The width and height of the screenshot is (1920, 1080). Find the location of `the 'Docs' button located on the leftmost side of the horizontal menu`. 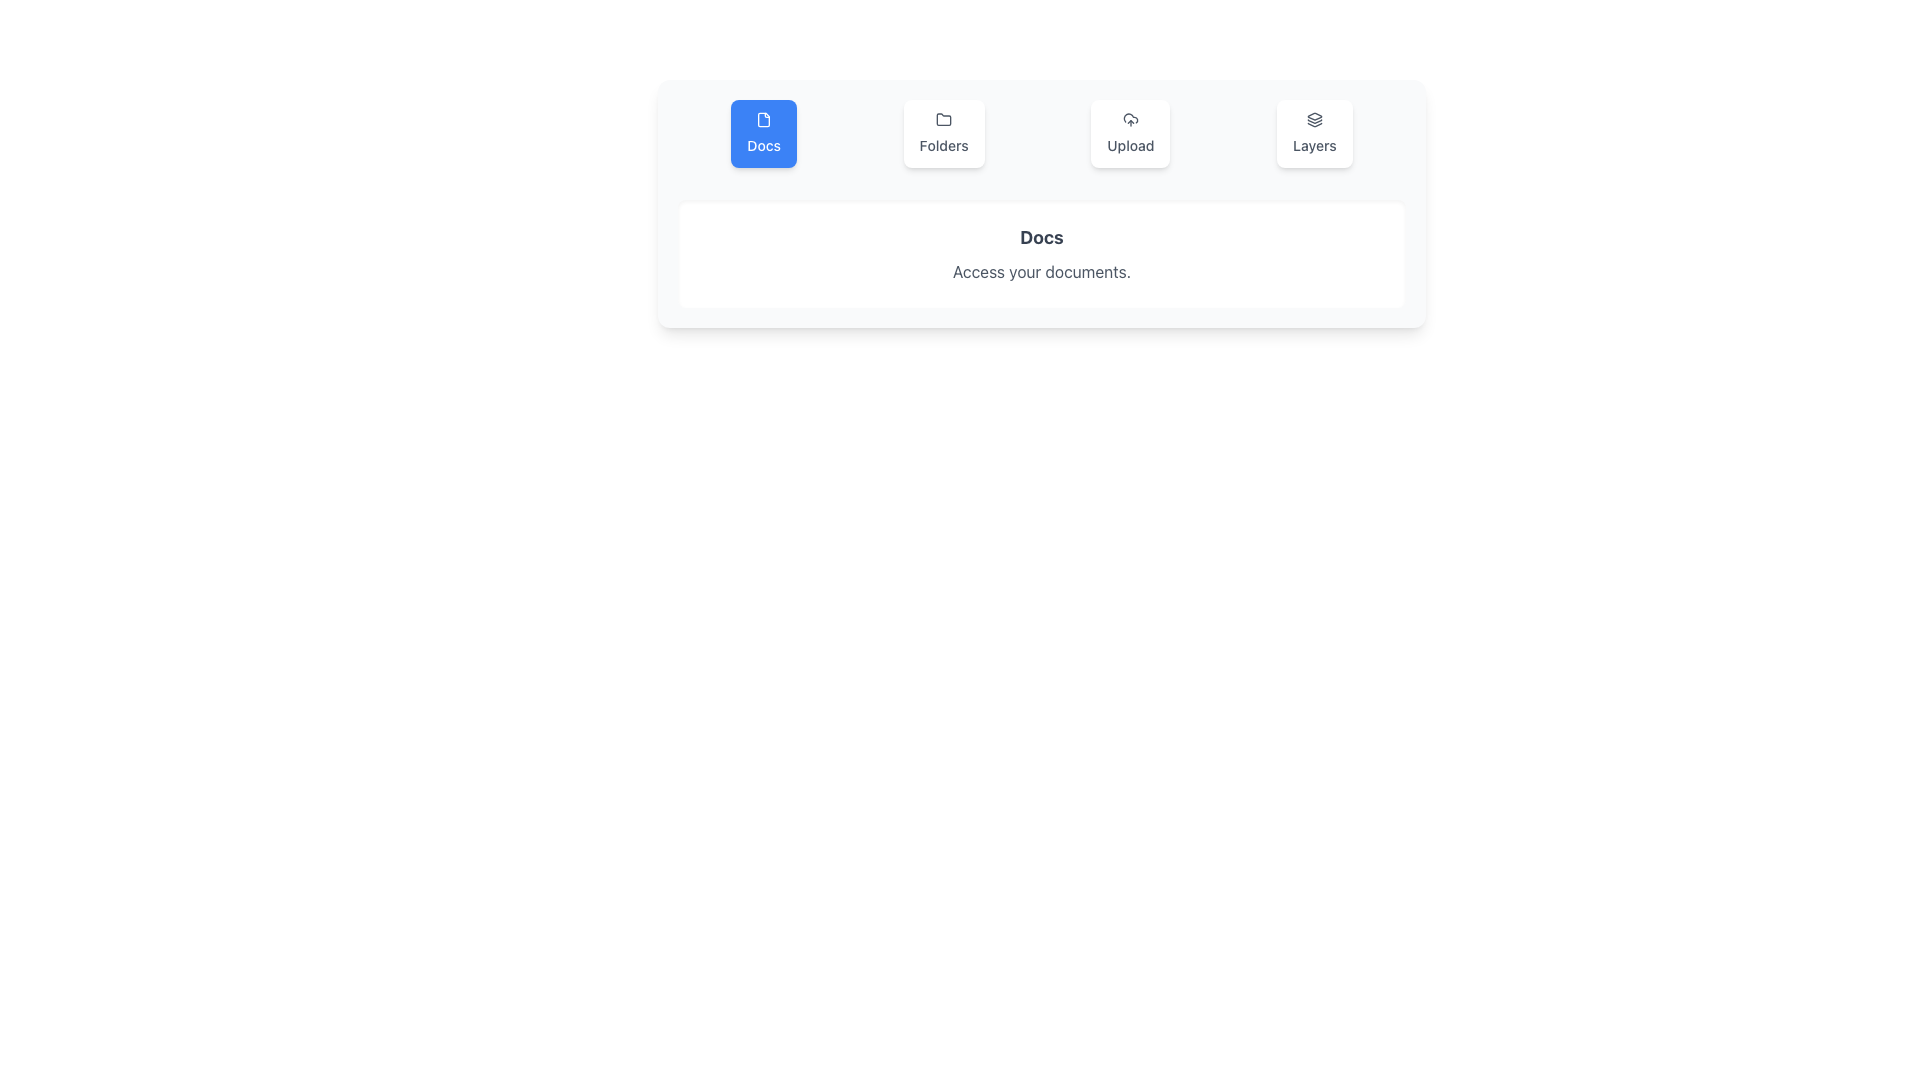

the 'Docs' button located on the leftmost side of the horizontal menu is located at coordinates (763, 134).